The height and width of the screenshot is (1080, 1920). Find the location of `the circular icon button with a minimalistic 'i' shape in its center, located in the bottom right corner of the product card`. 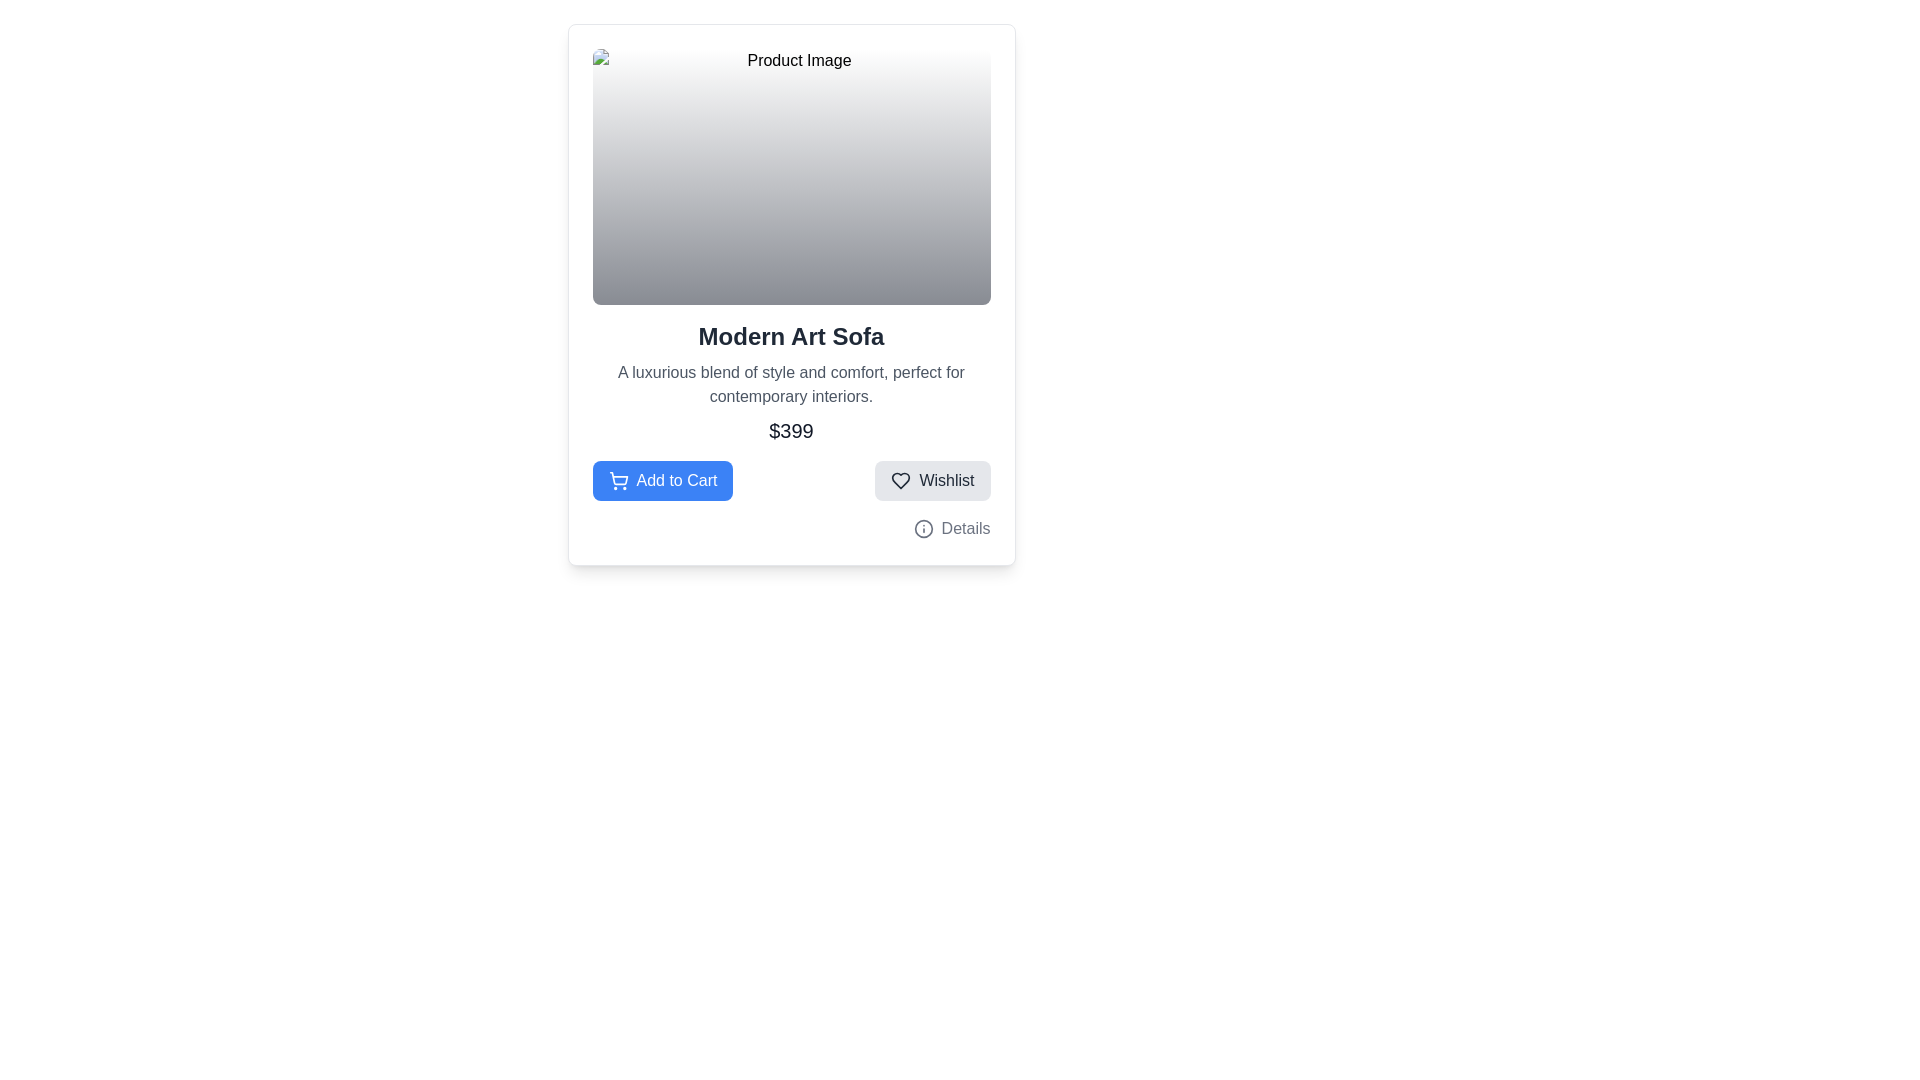

the circular icon button with a minimalistic 'i' shape in its center, located in the bottom right corner of the product card is located at coordinates (922, 527).